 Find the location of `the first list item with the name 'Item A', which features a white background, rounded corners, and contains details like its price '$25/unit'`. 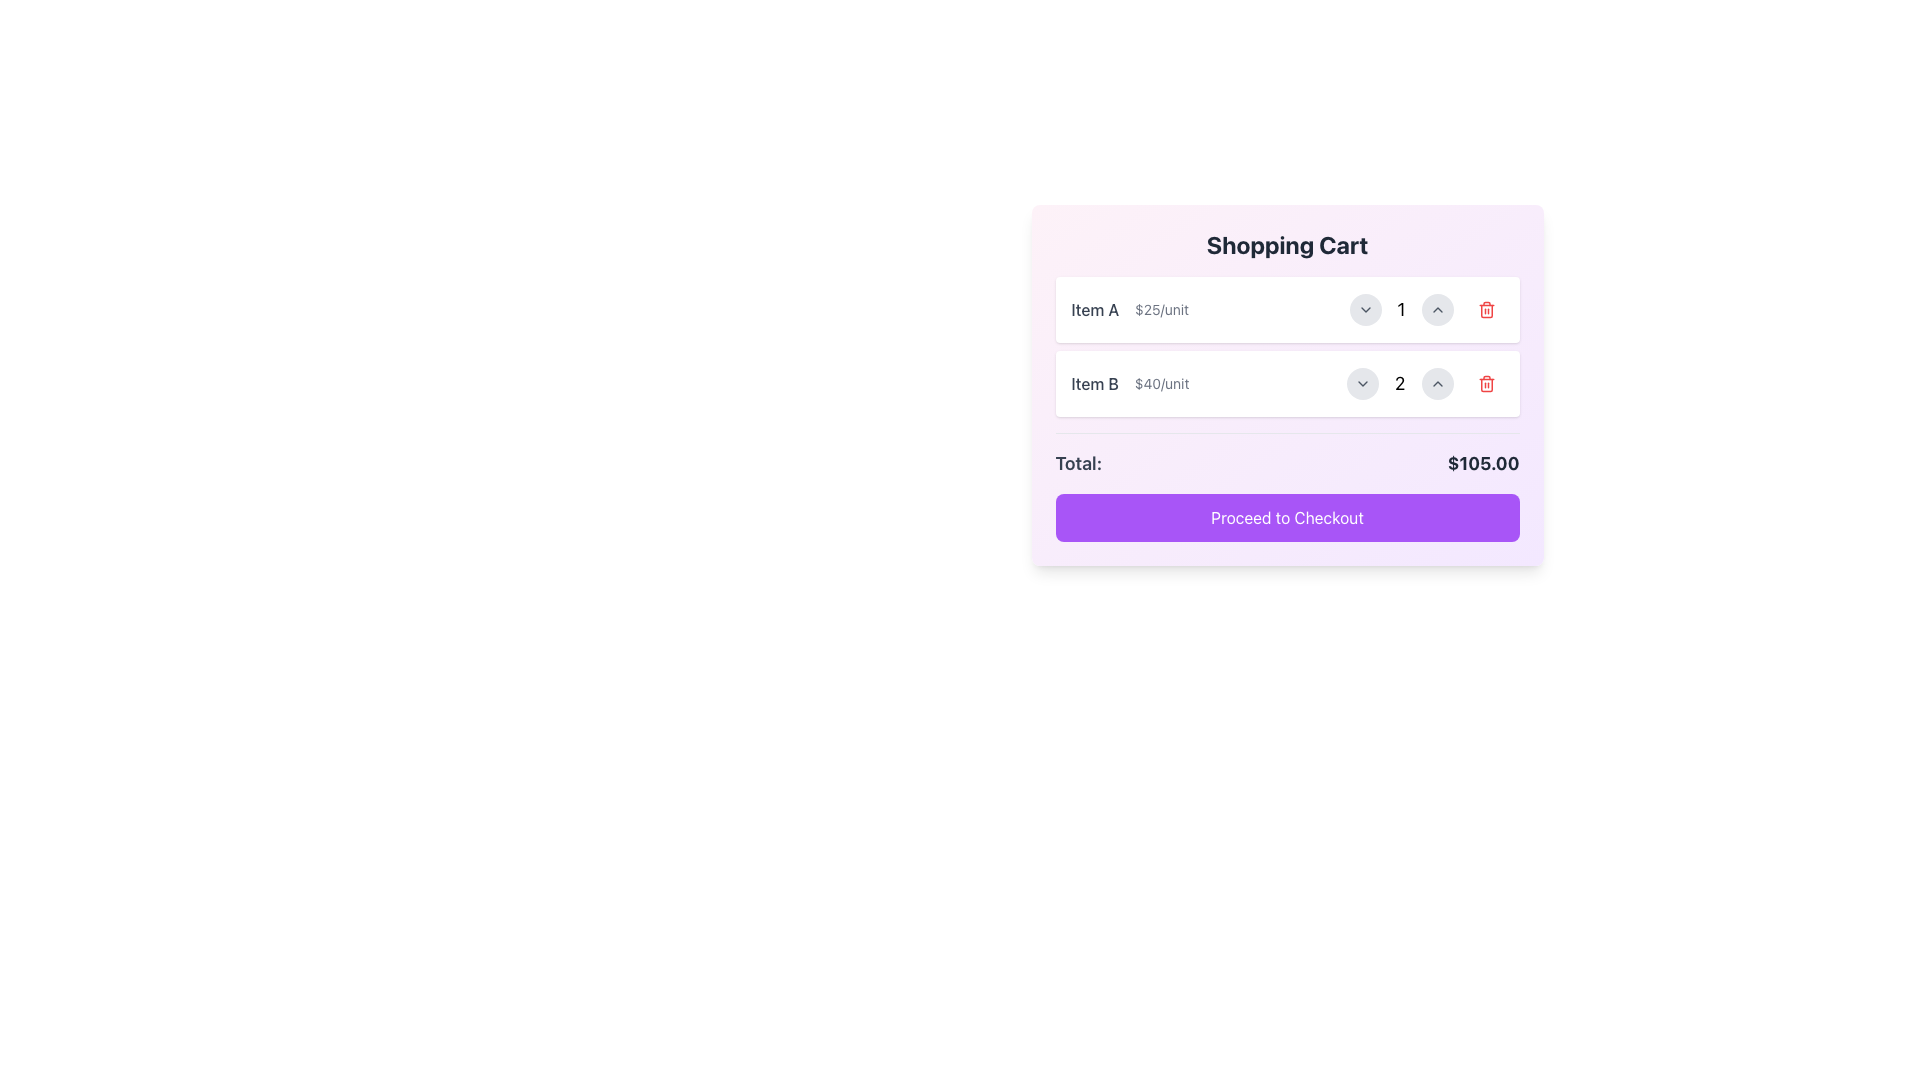

the first list item with the name 'Item A', which features a white background, rounded corners, and contains details like its price '$25/unit' is located at coordinates (1287, 309).